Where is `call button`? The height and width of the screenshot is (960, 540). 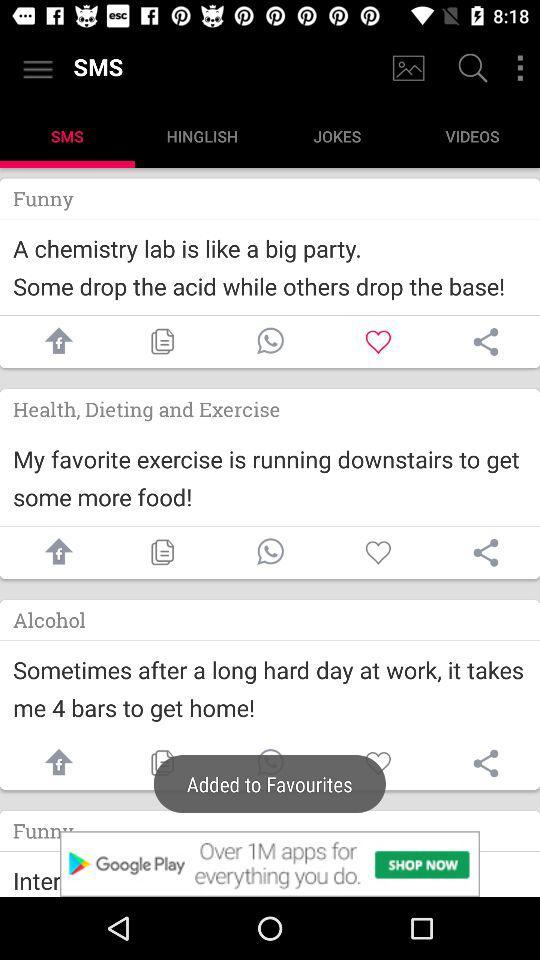
call button is located at coordinates (270, 341).